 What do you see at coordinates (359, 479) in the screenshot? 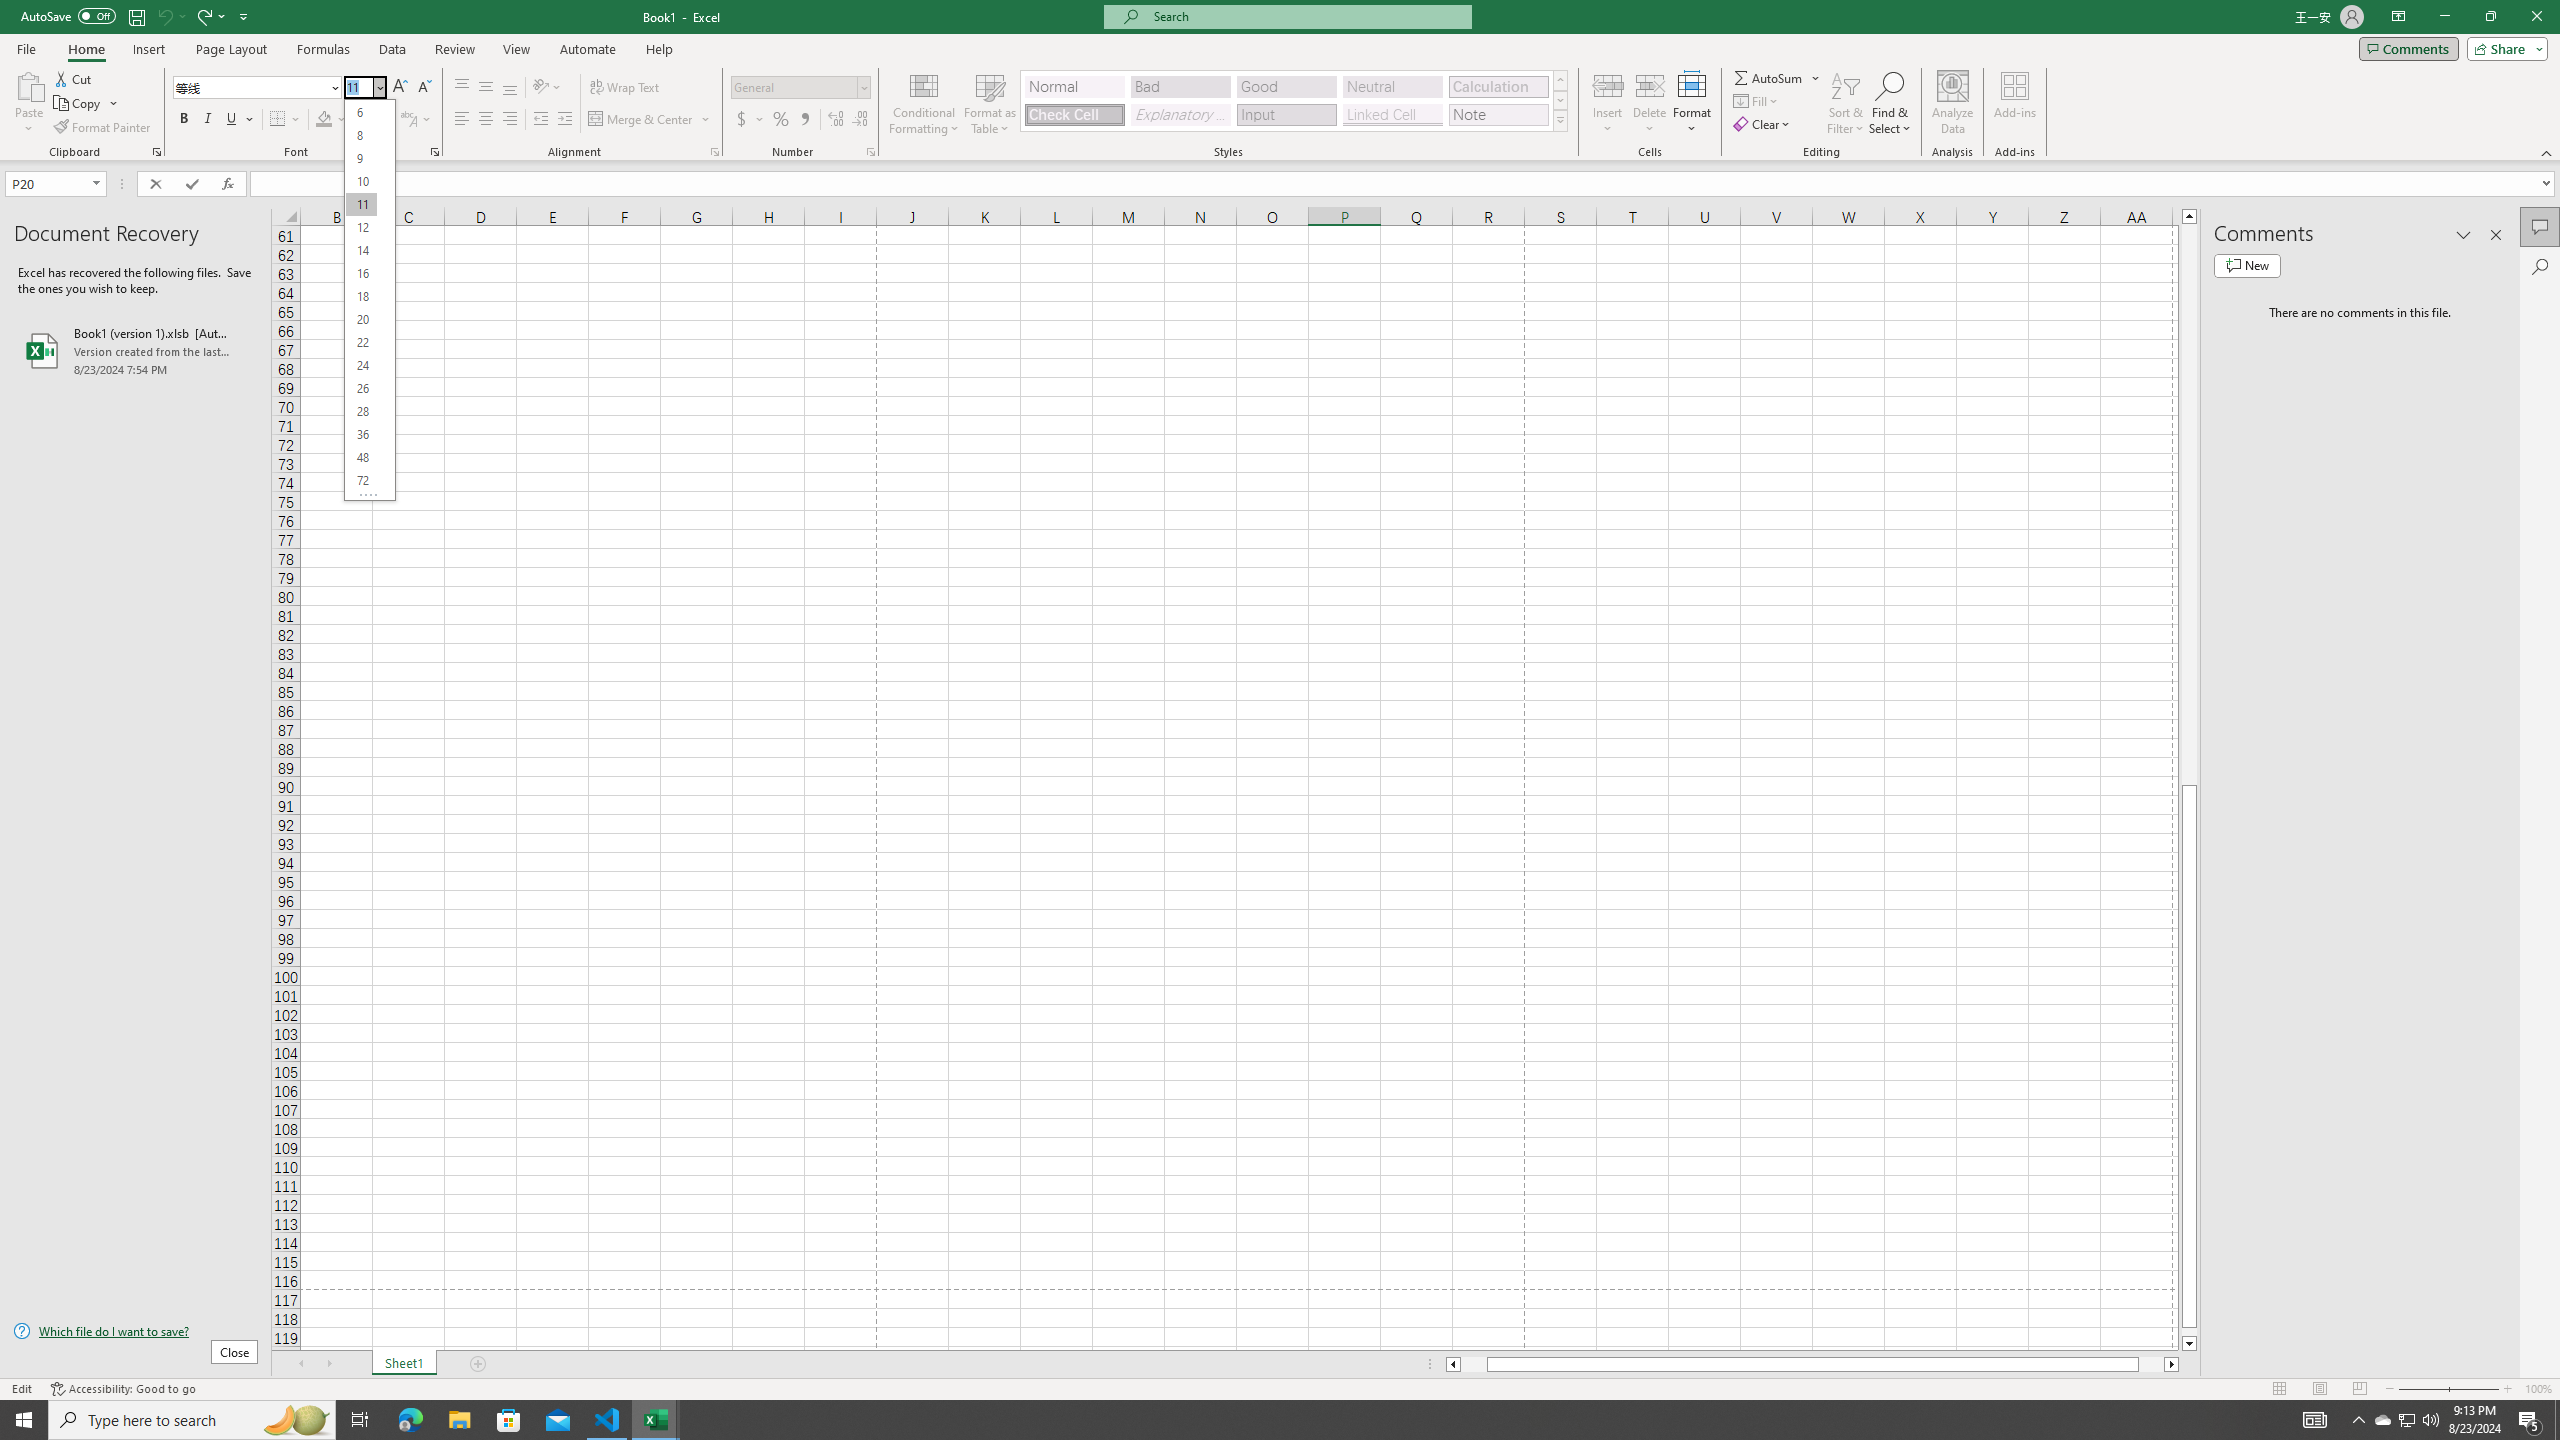
I see `'72'` at bounding box center [359, 479].